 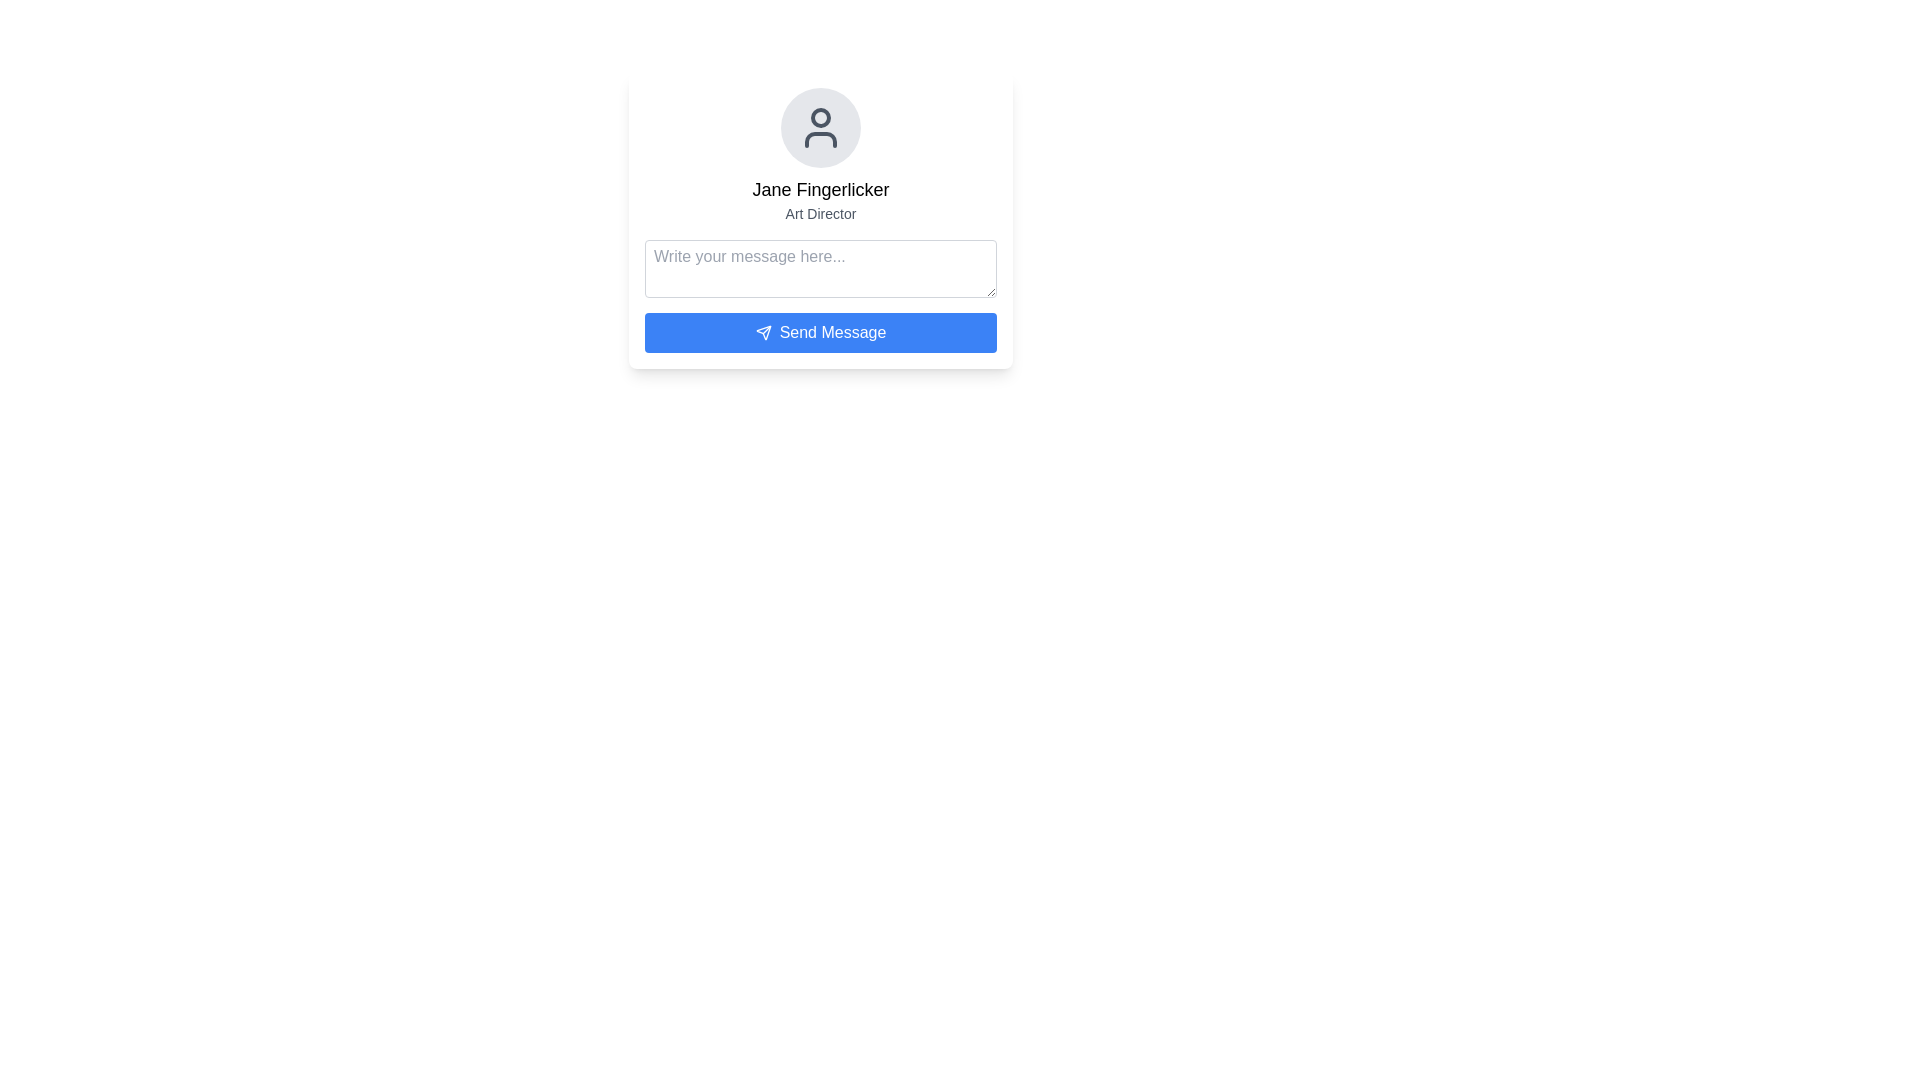 I want to click on the user profile icon, which is a dark gray circular figure with a light gray background, located at the center of the page above the name 'Jane Fingerlicker' and designation 'Art Director', so click(x=820, y=127).